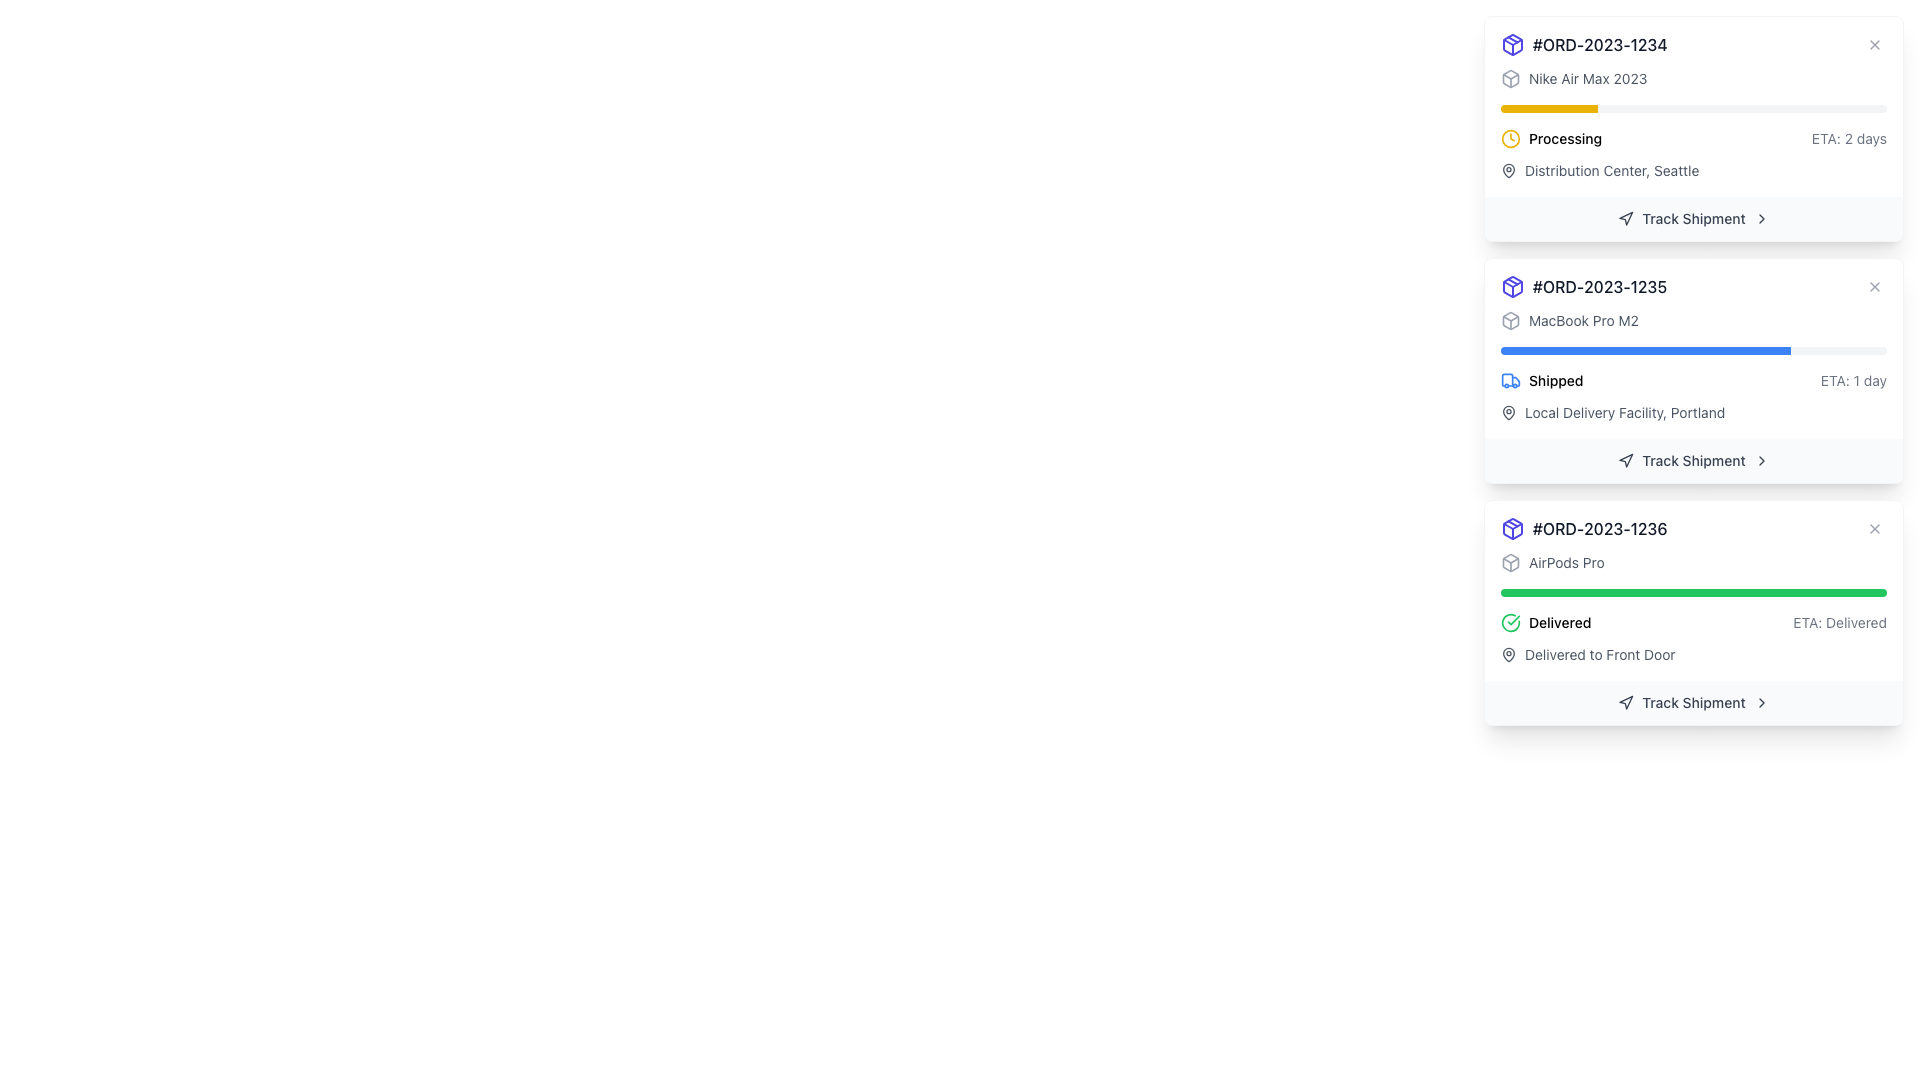 This screenshot has height=1080, width=1920. What do you see at coordinates (1511, 622) in the screenshot?
I see `the delivery status icon that visually represents the order status as 'Delivered', located to the left of the text 'Delivered' within the status bar of the order summary card` at bounding box center [1511, 622].